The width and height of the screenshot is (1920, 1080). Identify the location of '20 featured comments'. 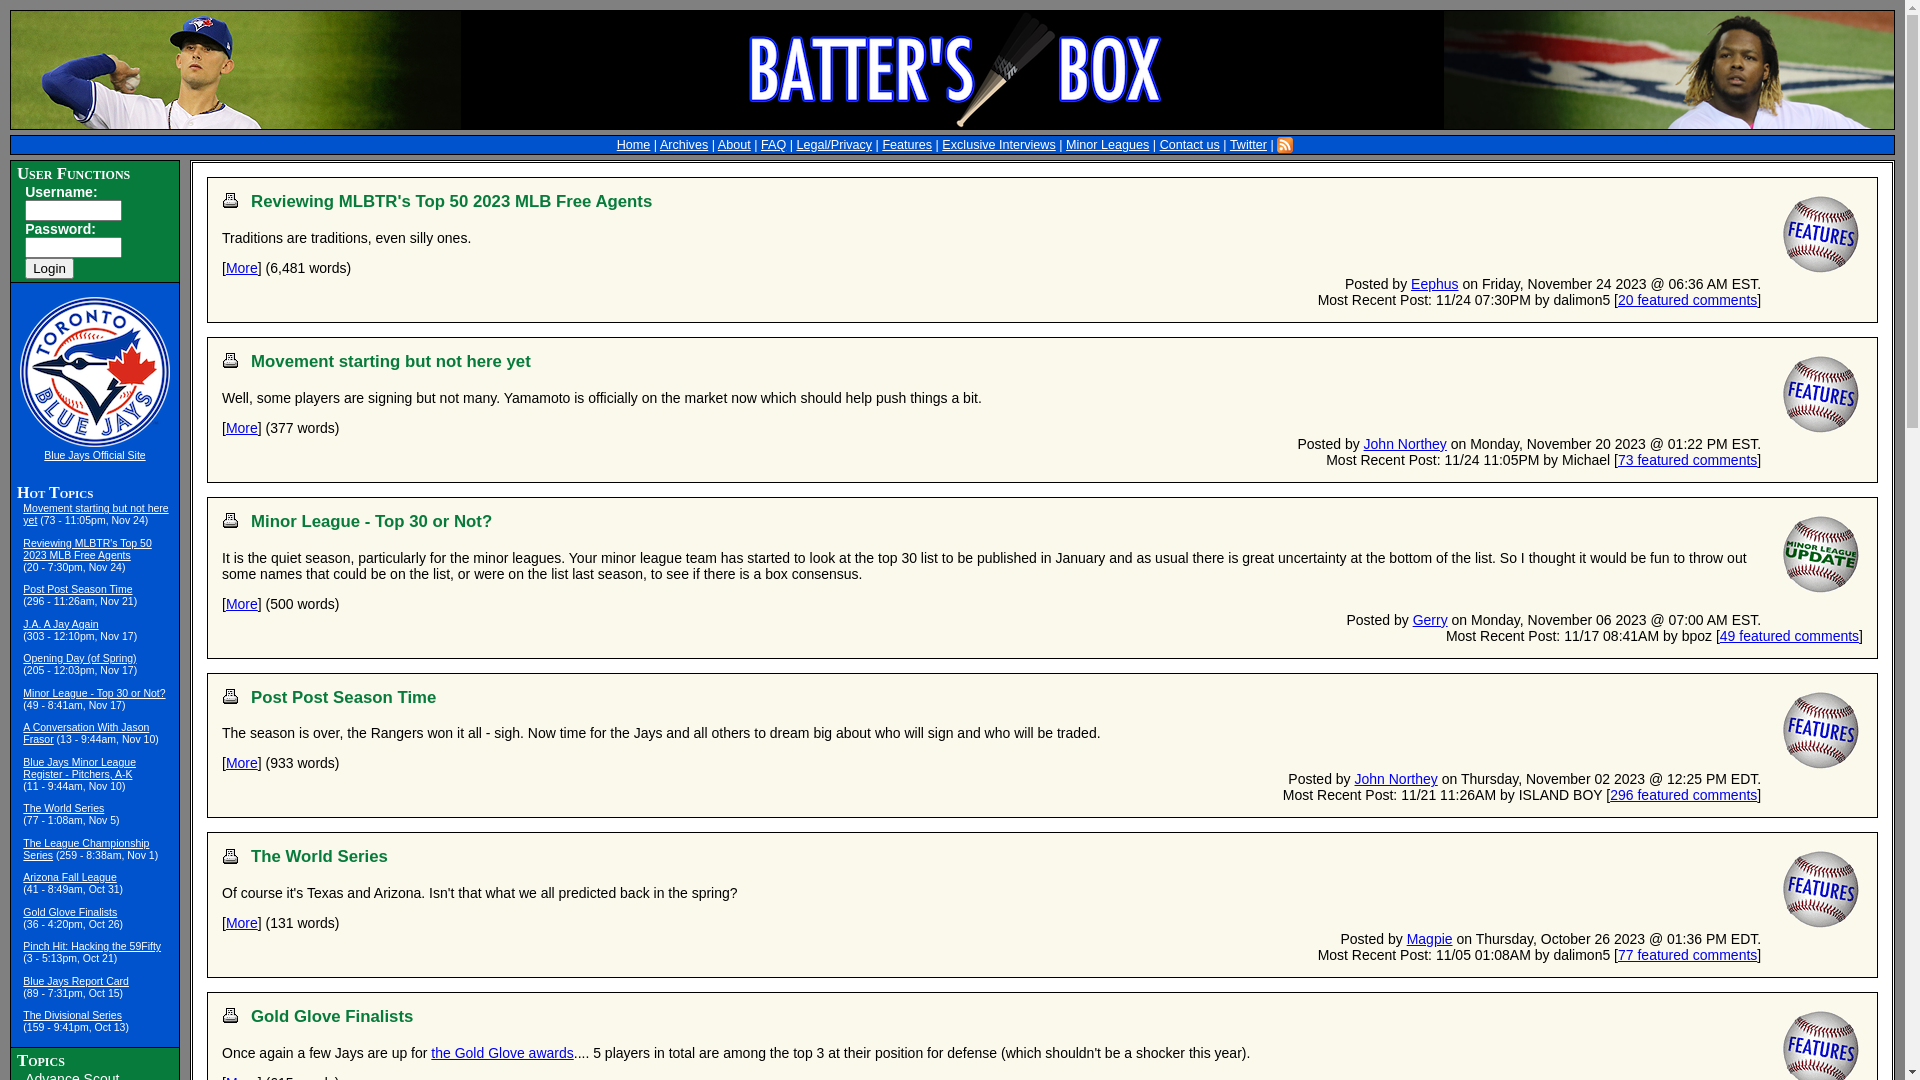
(1686, 300).